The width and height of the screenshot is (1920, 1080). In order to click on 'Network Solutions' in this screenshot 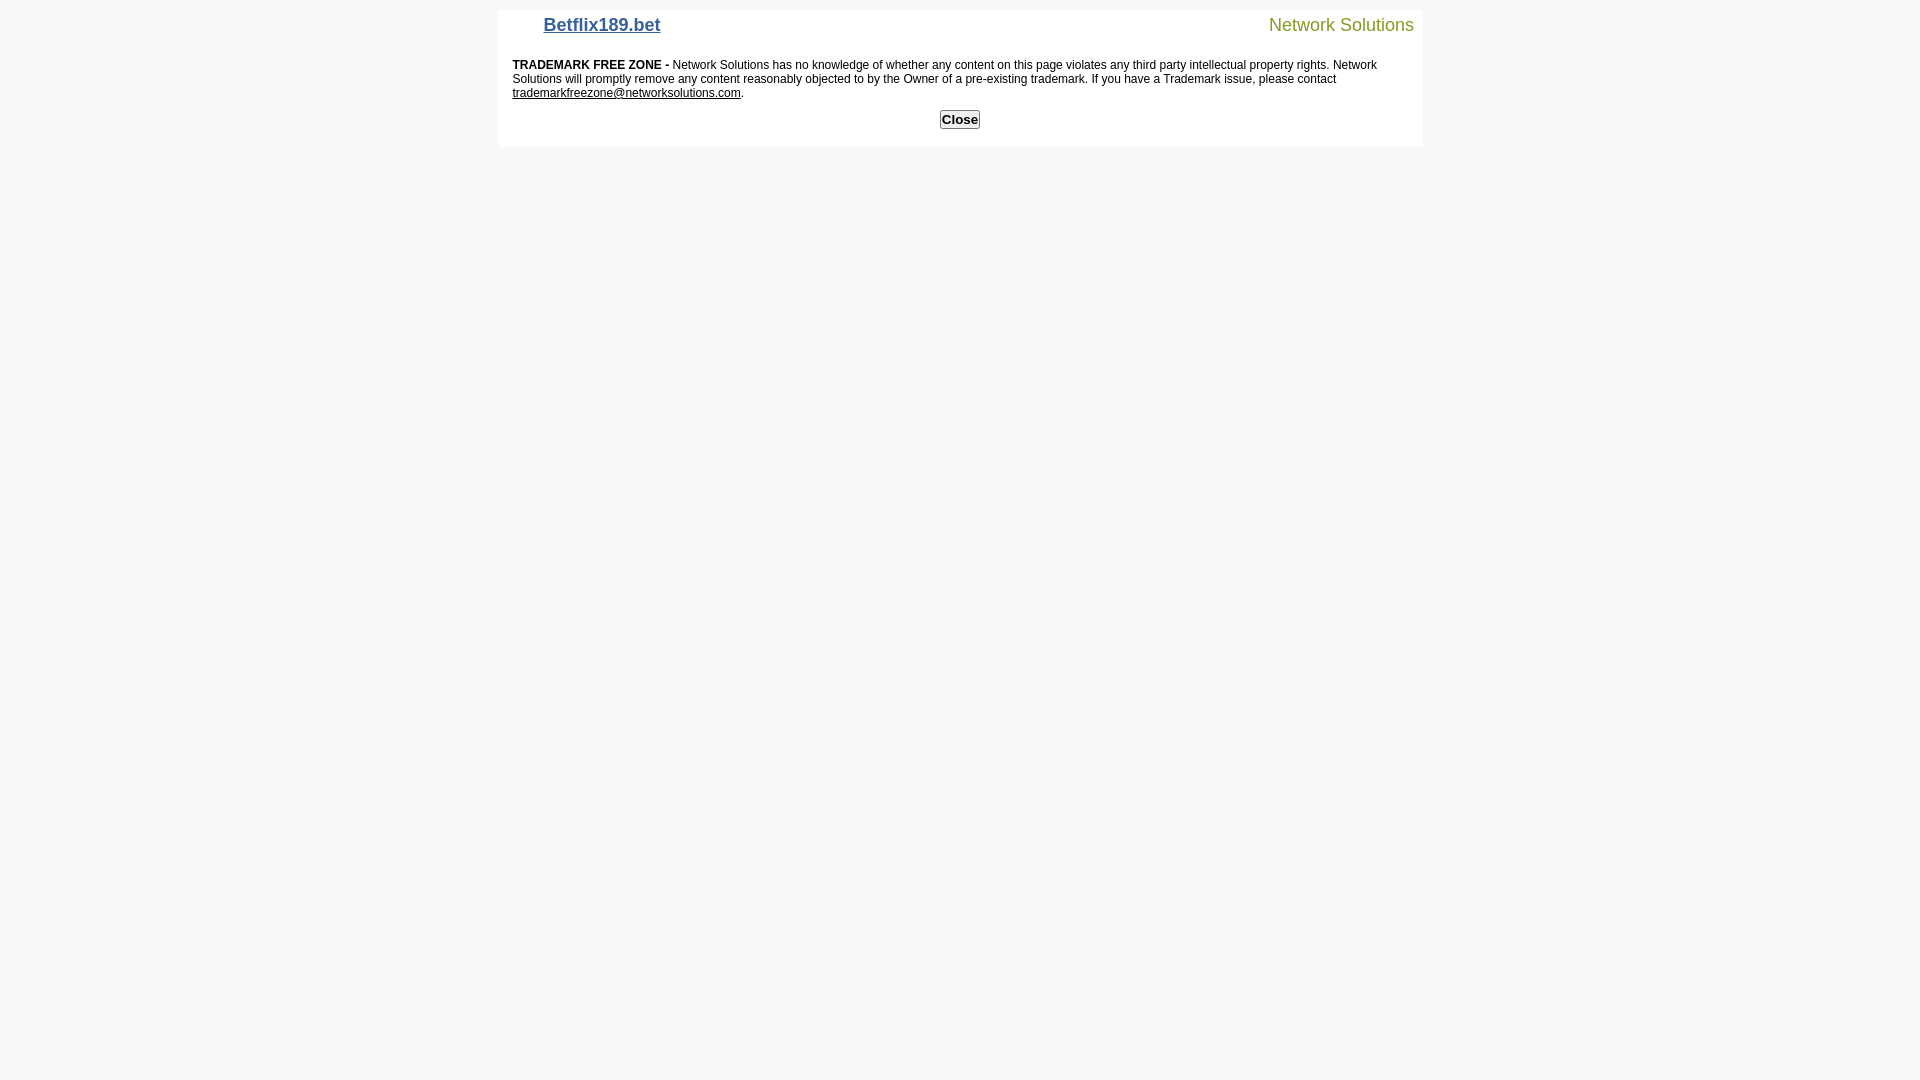, I will do `click(1329, 23)`.